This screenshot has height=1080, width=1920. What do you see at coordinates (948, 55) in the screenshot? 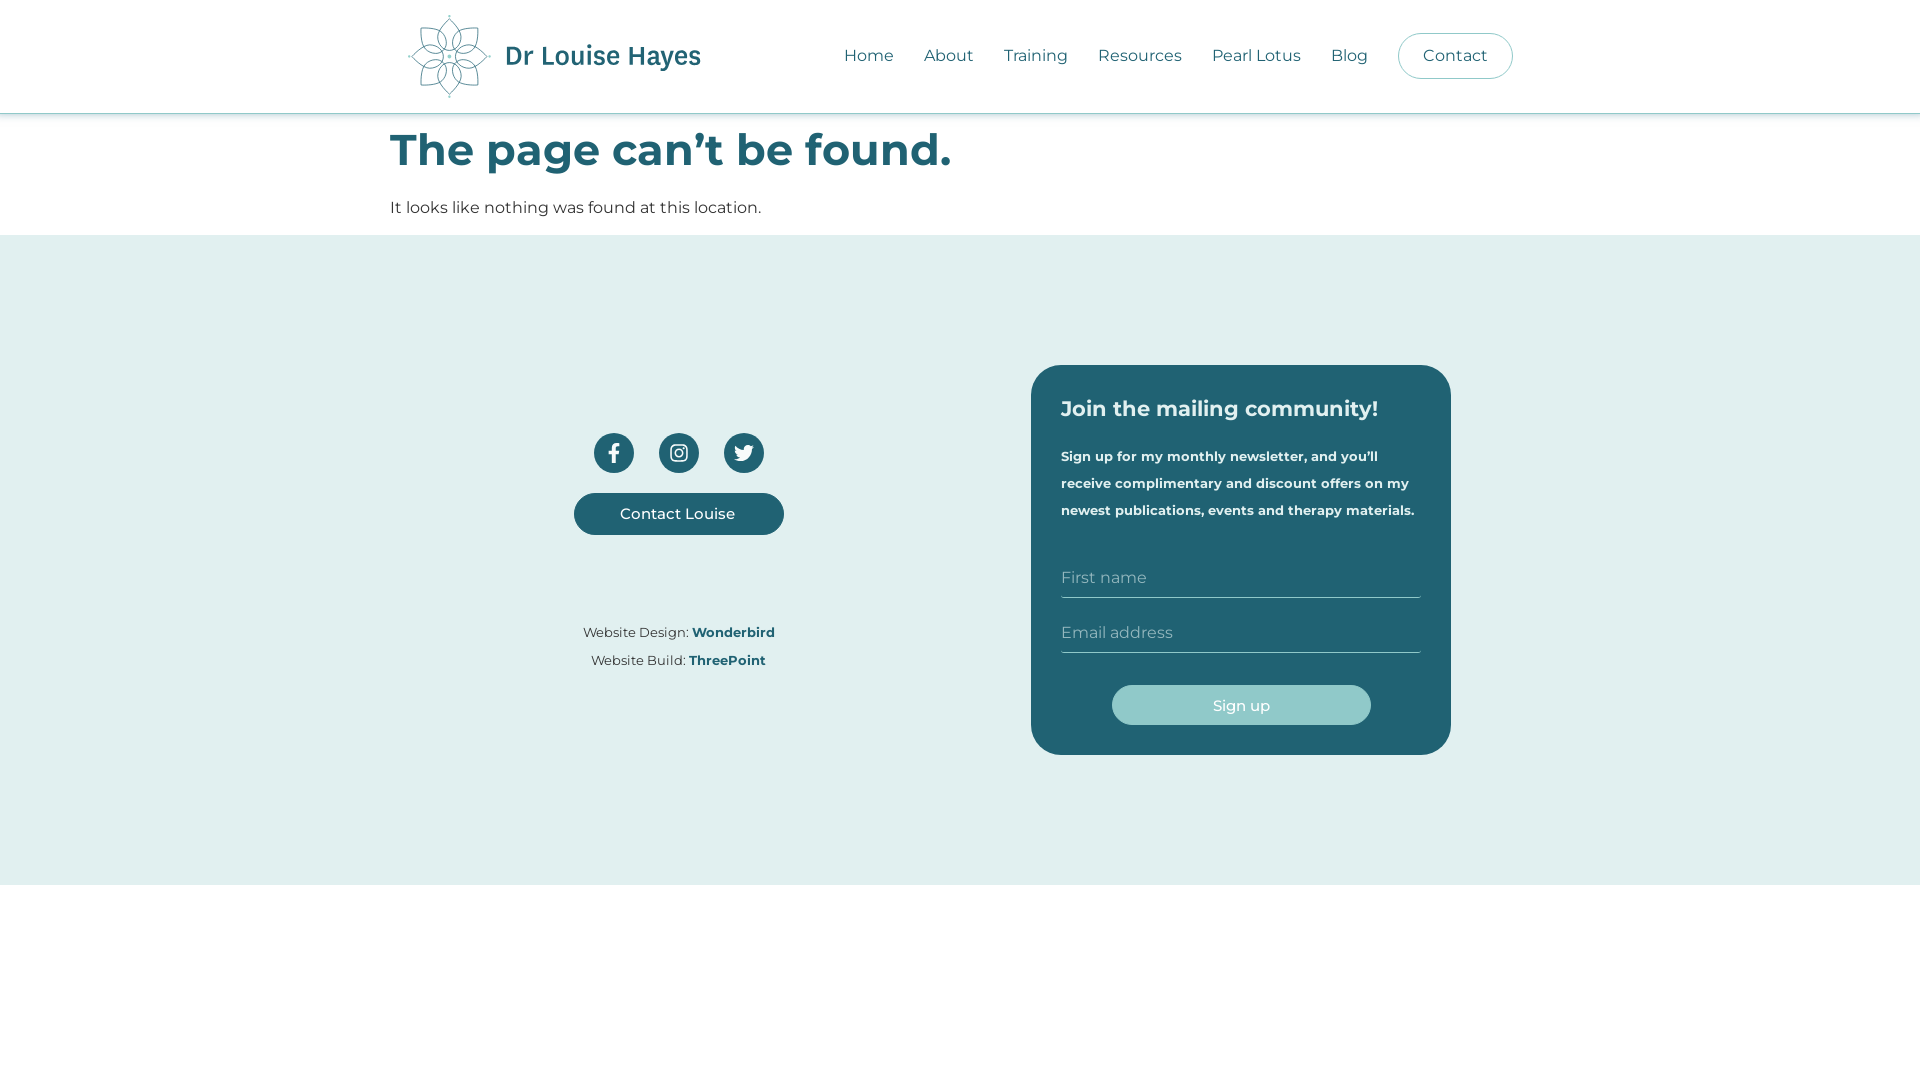
I see `'About'` at bounding box center [948, 55].